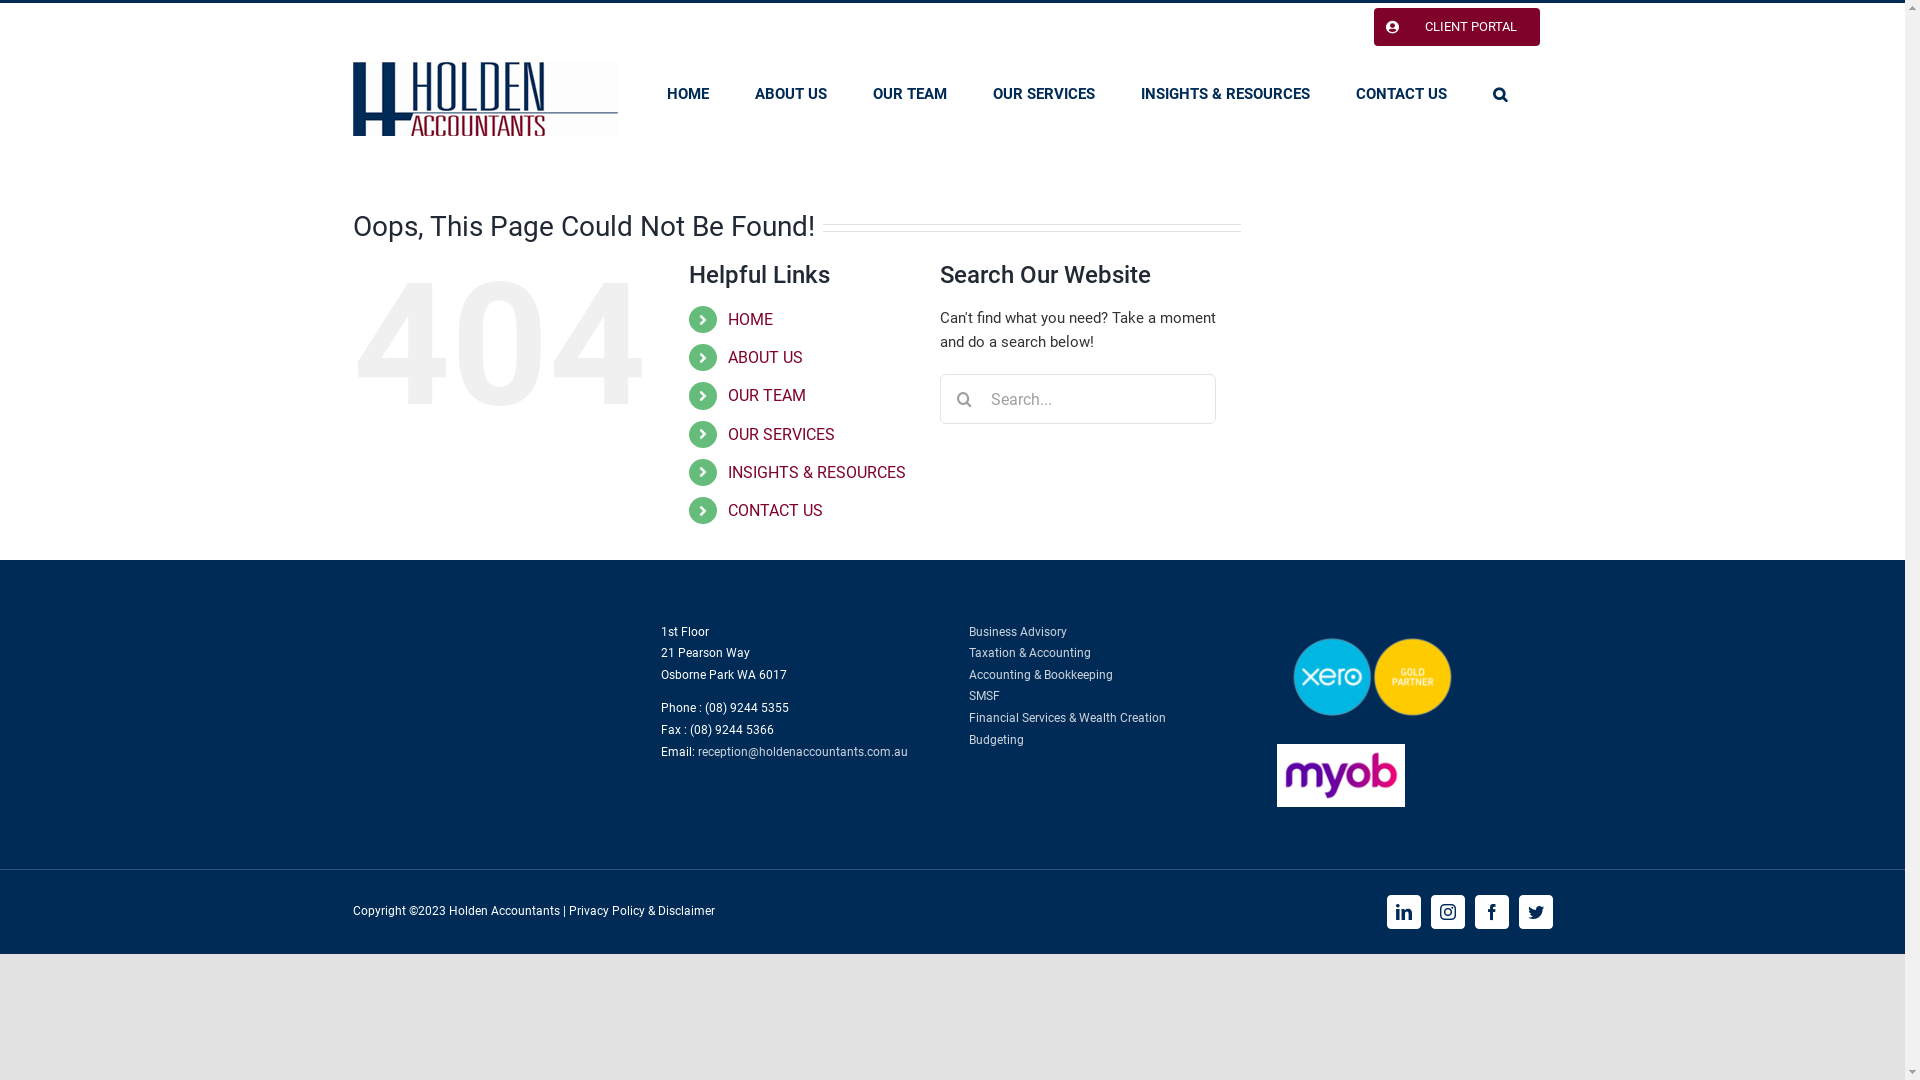  I want to click on 'OUR SERVICES', so click(780, 433).